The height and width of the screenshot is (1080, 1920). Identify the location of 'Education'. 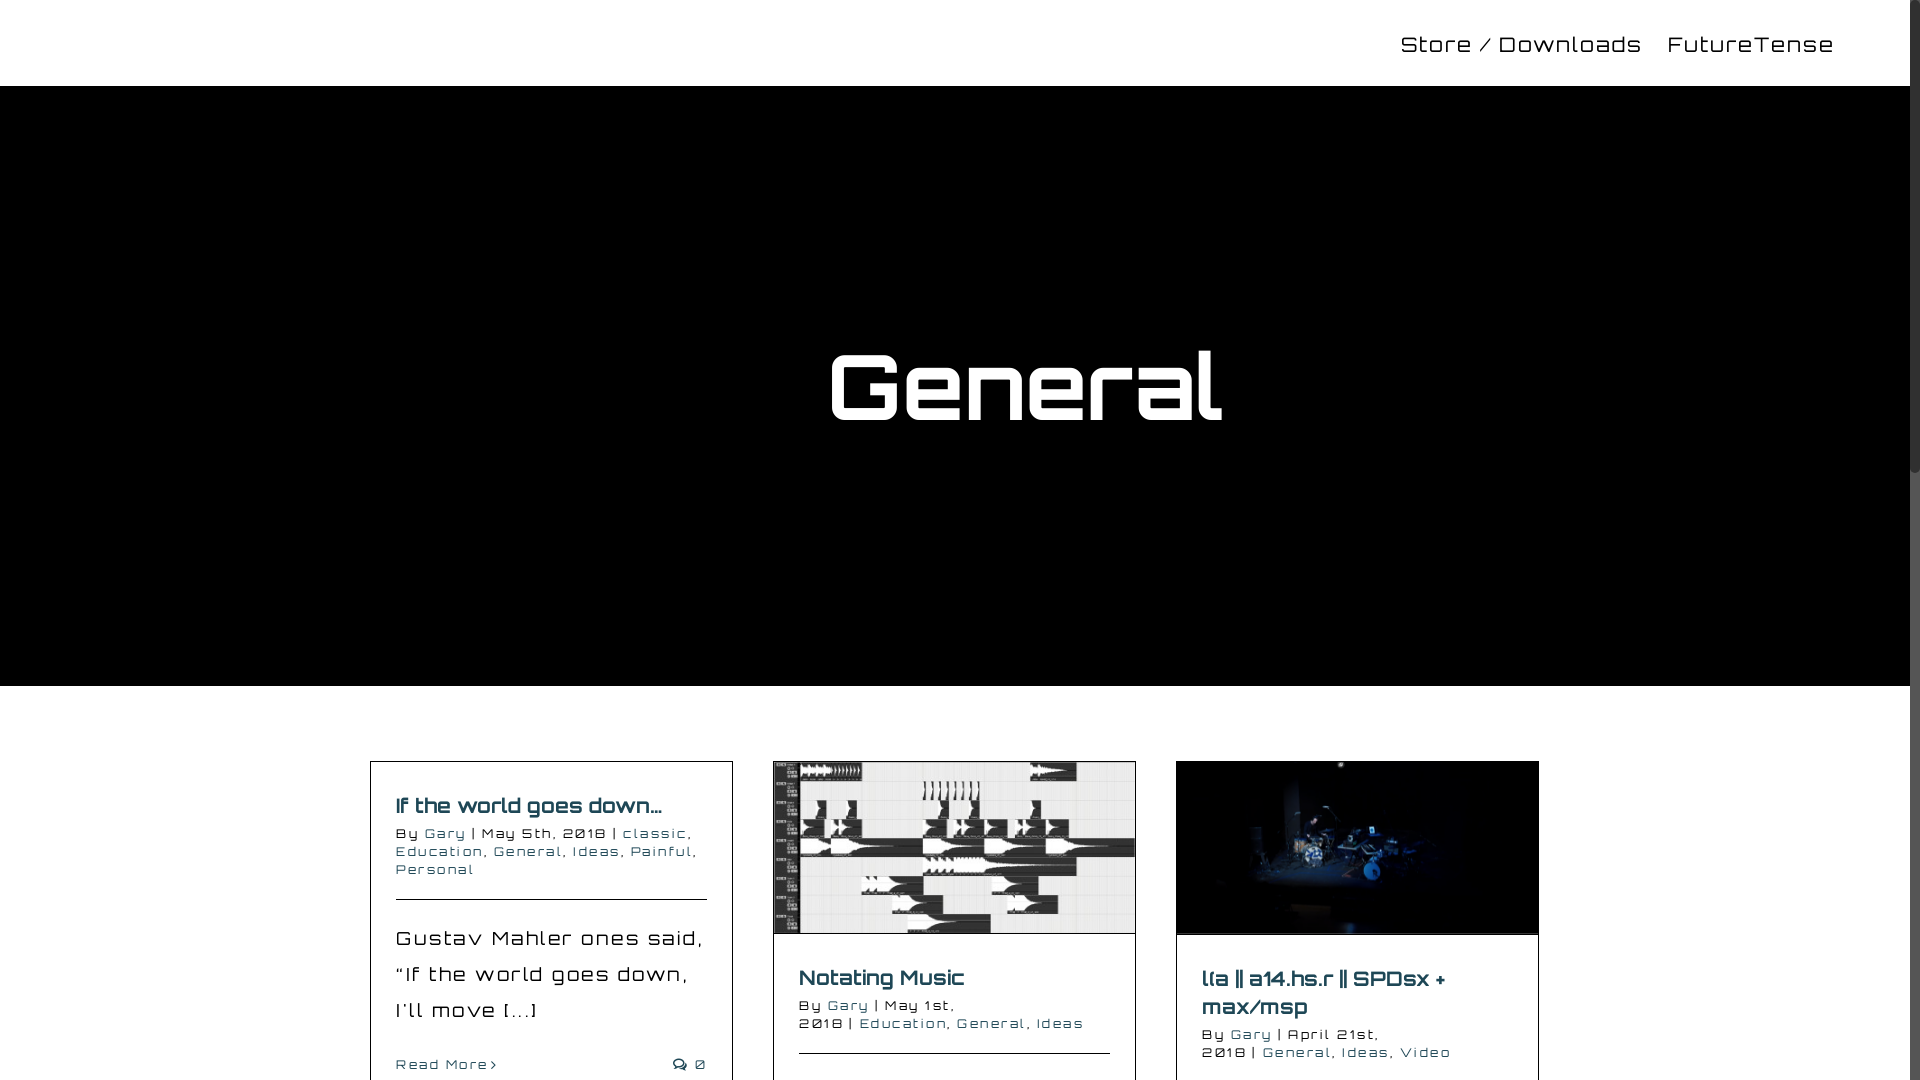
(439, 851).